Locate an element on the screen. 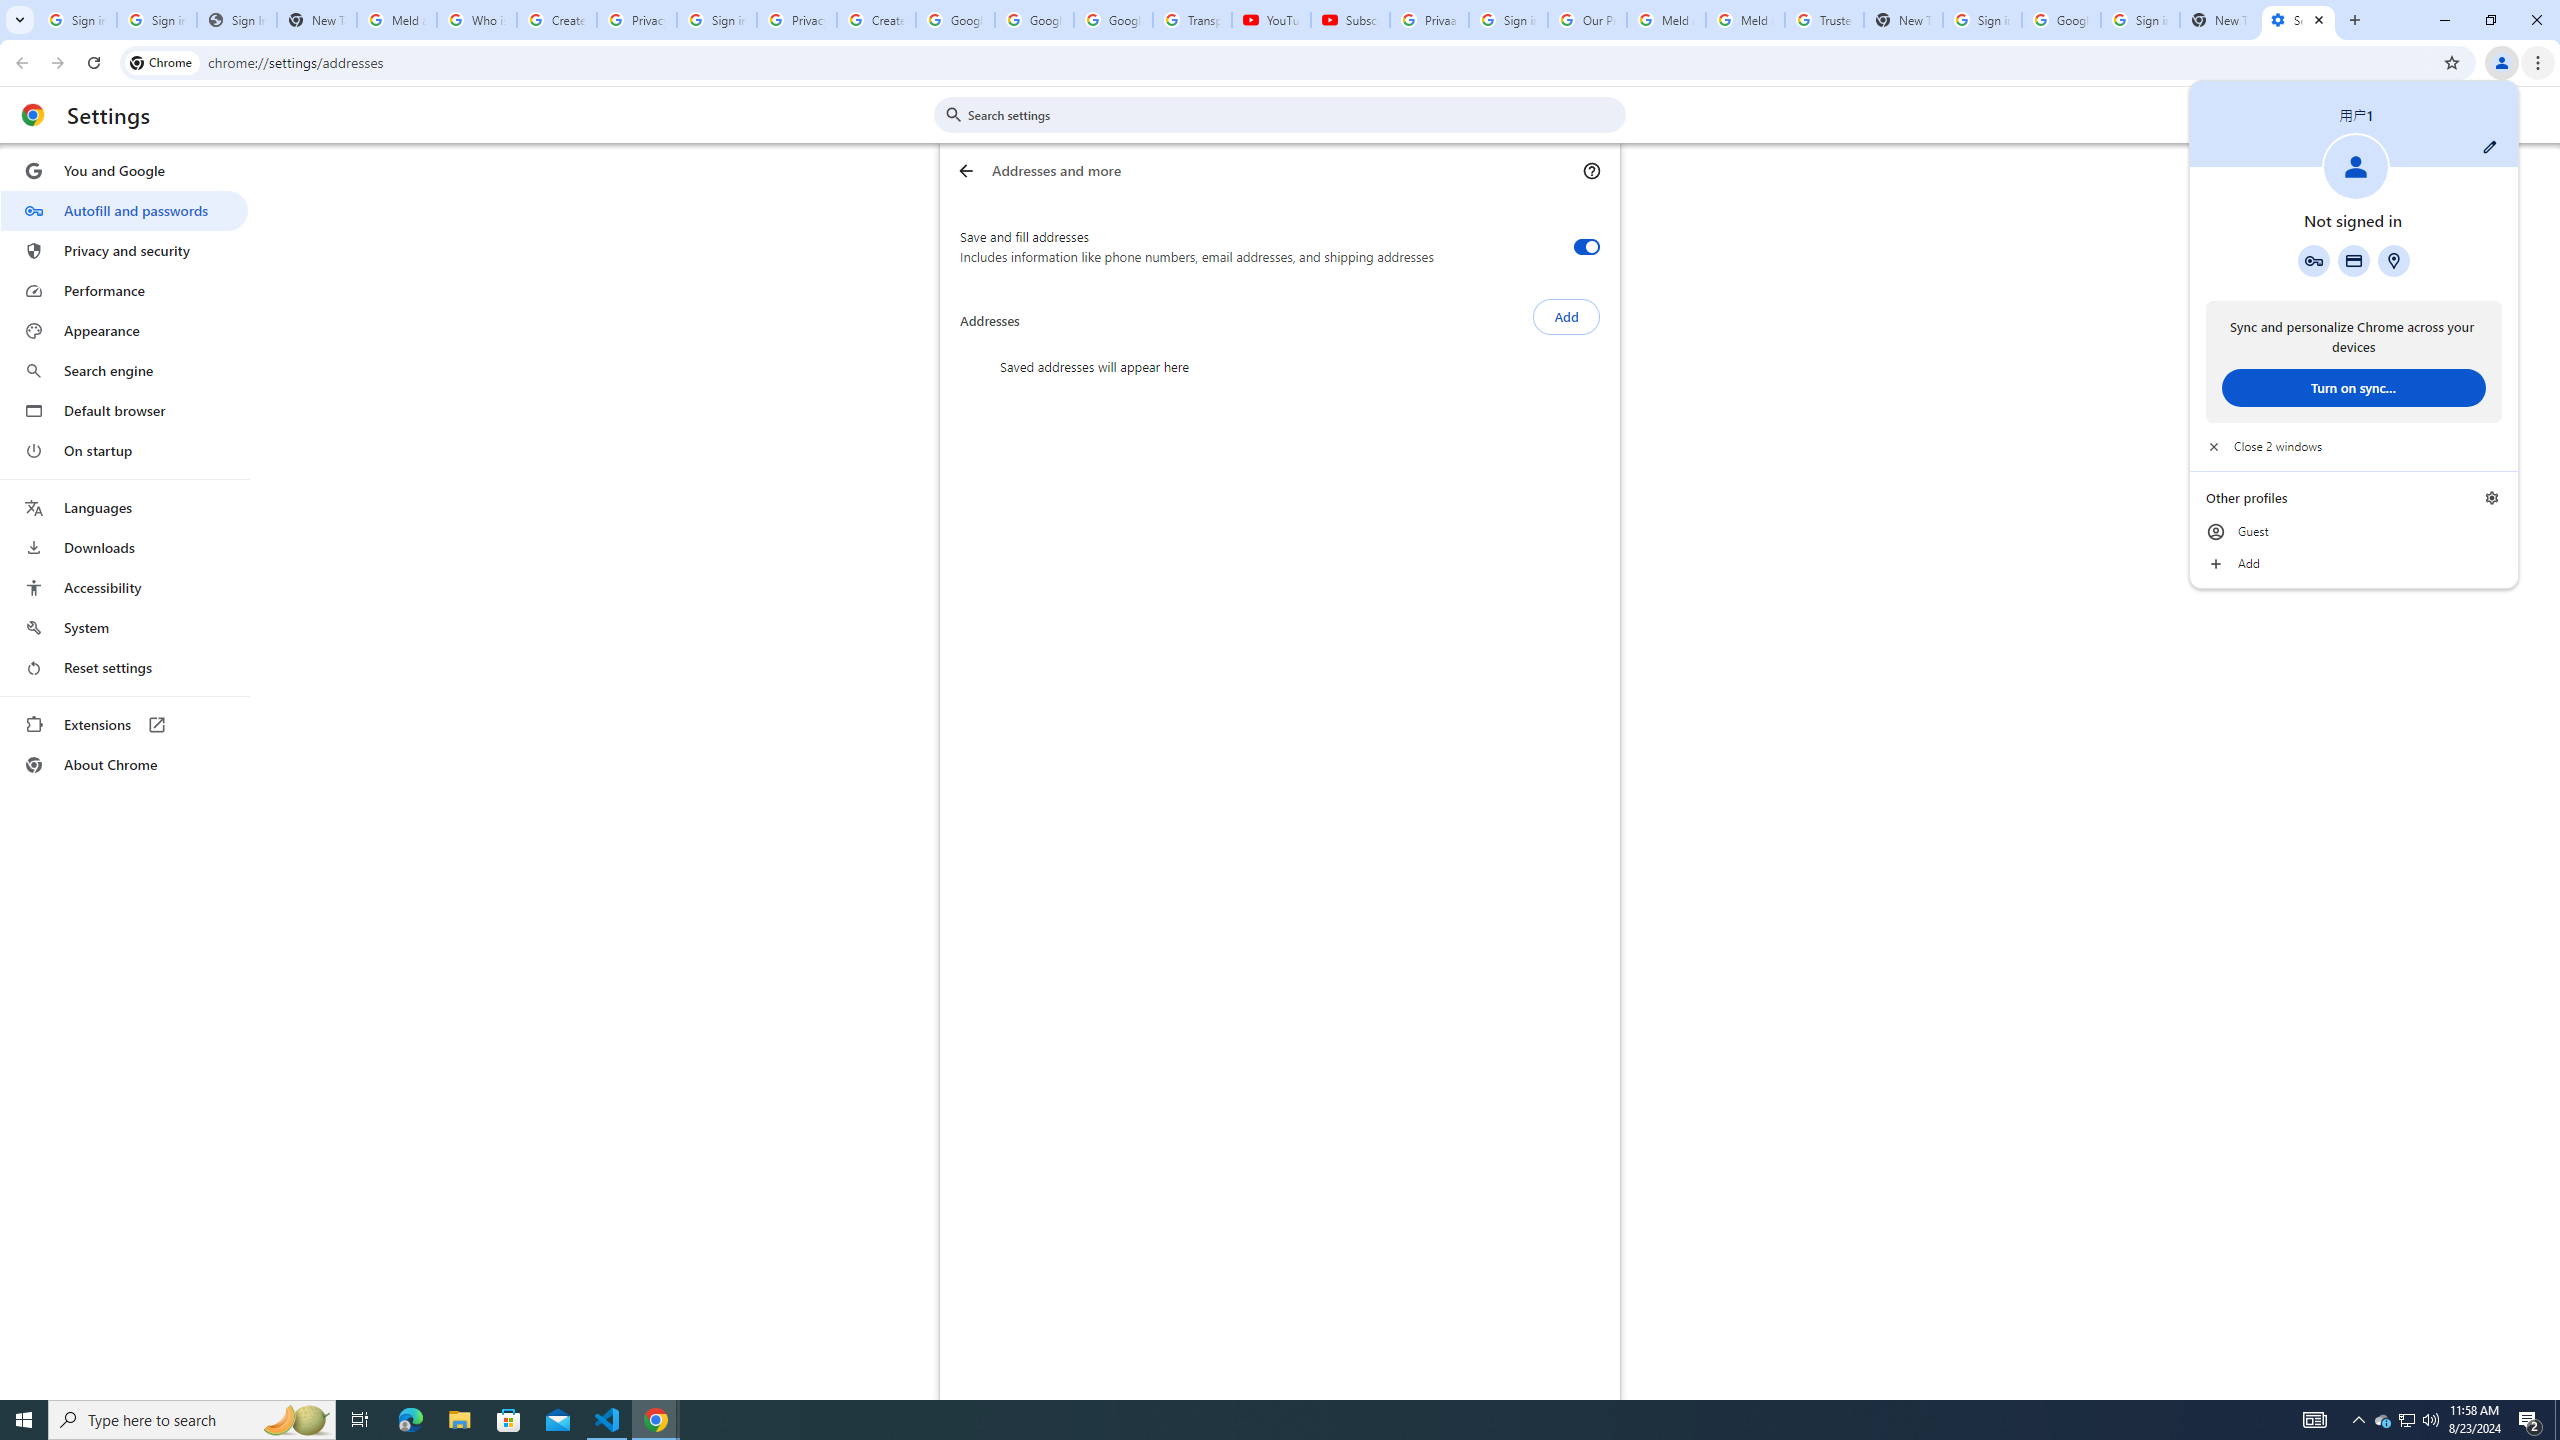 This screenshot has height=1440, width=2560. 'Languages' is located at coordinates (123, 508).